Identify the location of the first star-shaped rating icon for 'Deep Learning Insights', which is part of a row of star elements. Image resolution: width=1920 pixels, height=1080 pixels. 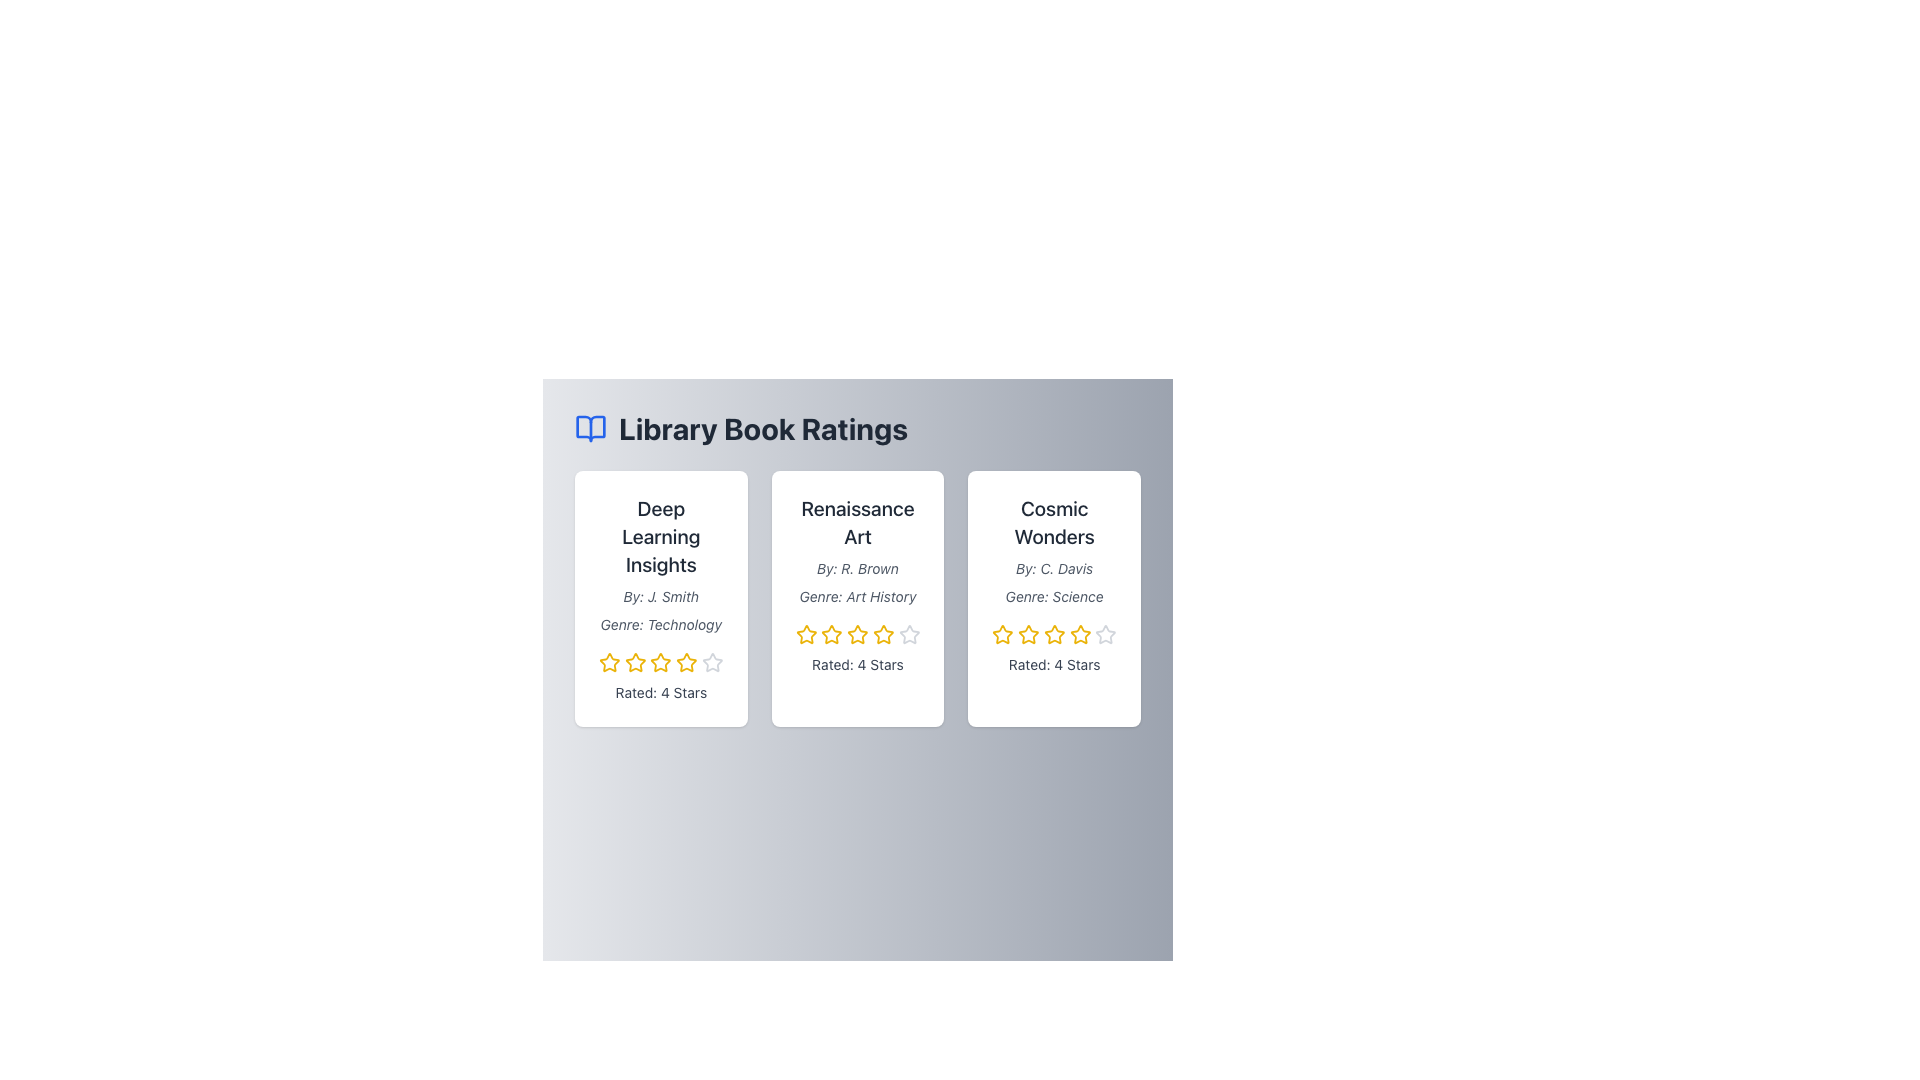
(608, 663).